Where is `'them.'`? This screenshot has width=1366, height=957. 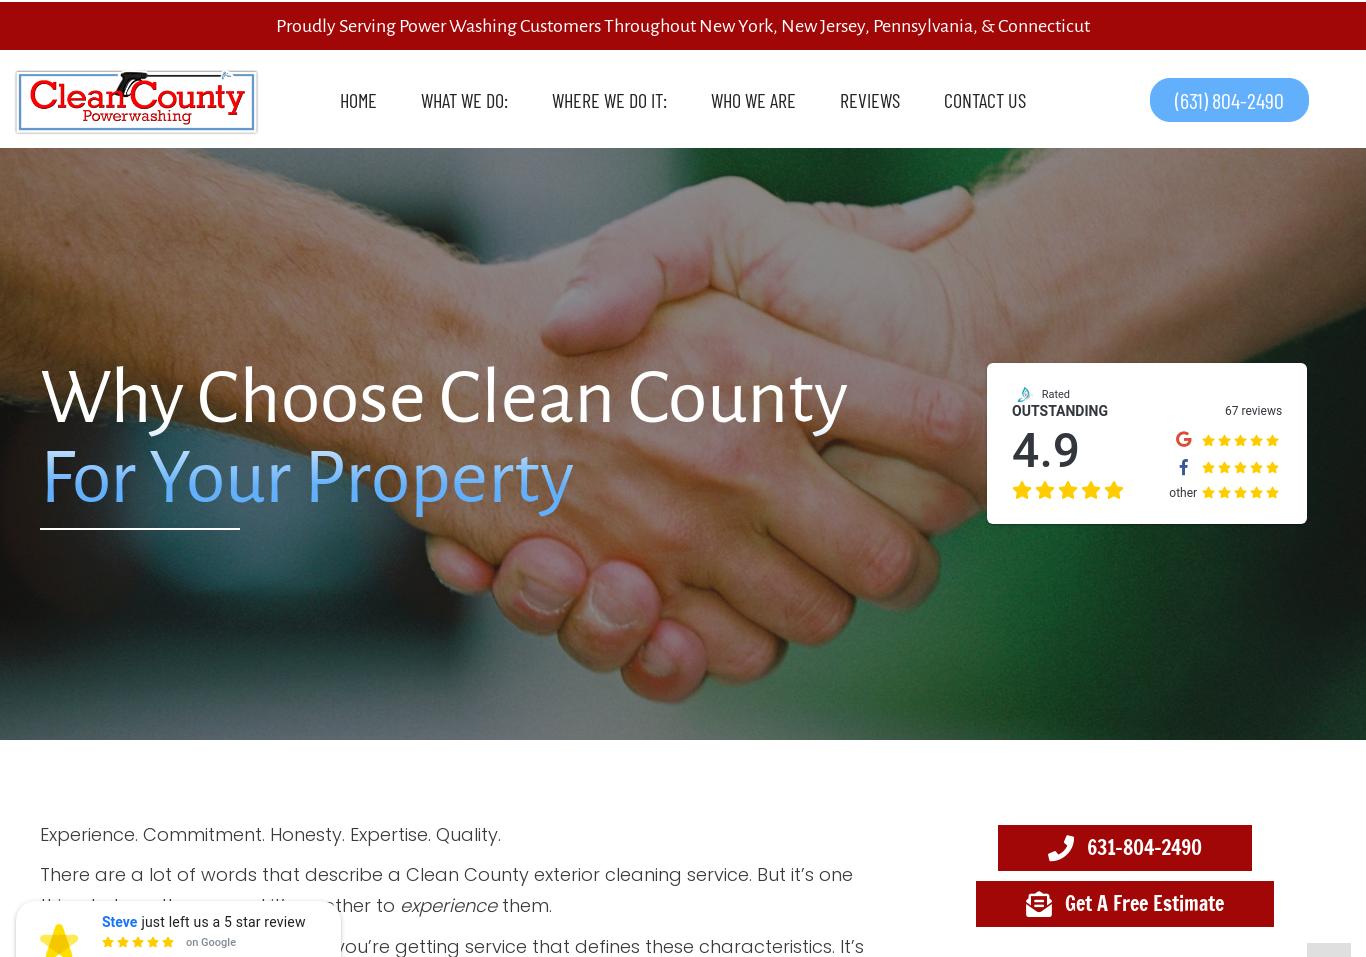
'them.' is located at coordinates (524, 904).